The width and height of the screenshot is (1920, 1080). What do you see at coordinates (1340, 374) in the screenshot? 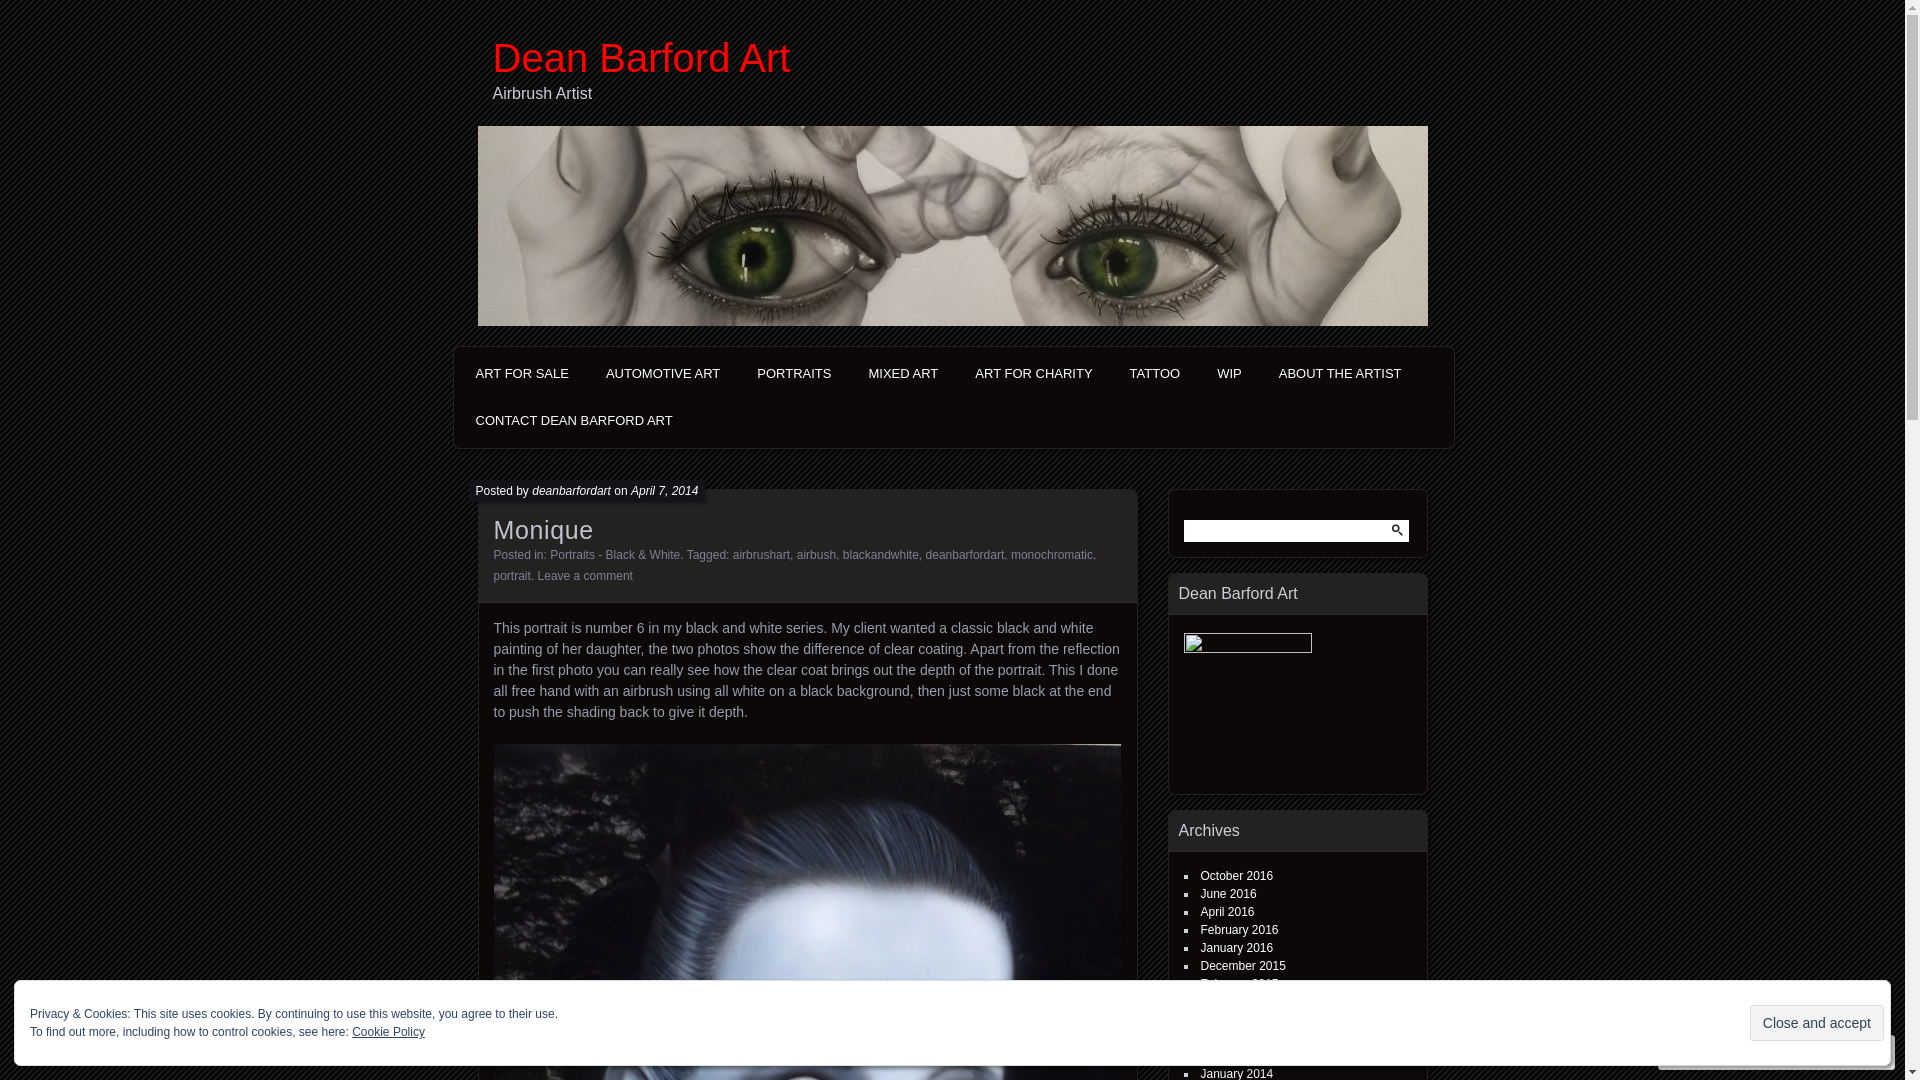
I see `'ABOUT THE ARTIST'` at bounding box center [1340, 374].